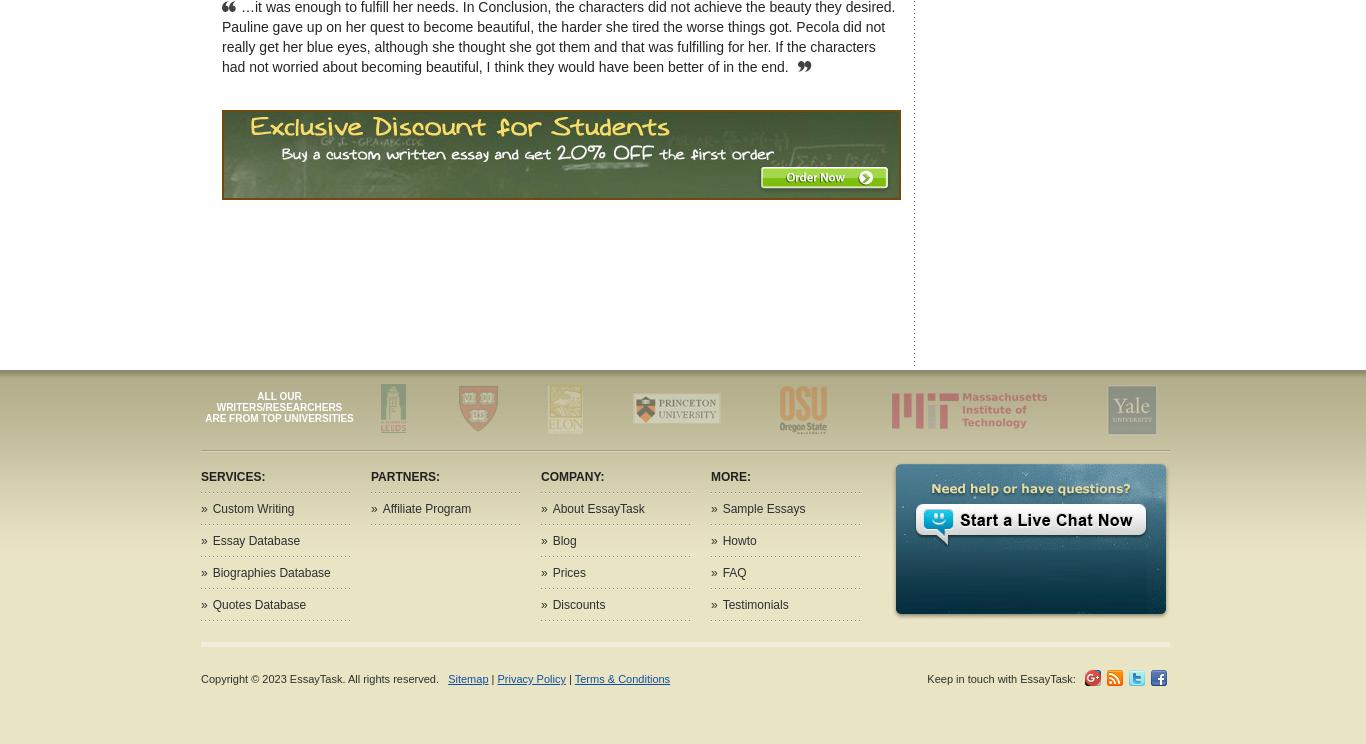 The image size is (1366, 744). Describe the element at coordinates (530, 677) in the screenshot. I see `'Privacy Policy'` at that location.